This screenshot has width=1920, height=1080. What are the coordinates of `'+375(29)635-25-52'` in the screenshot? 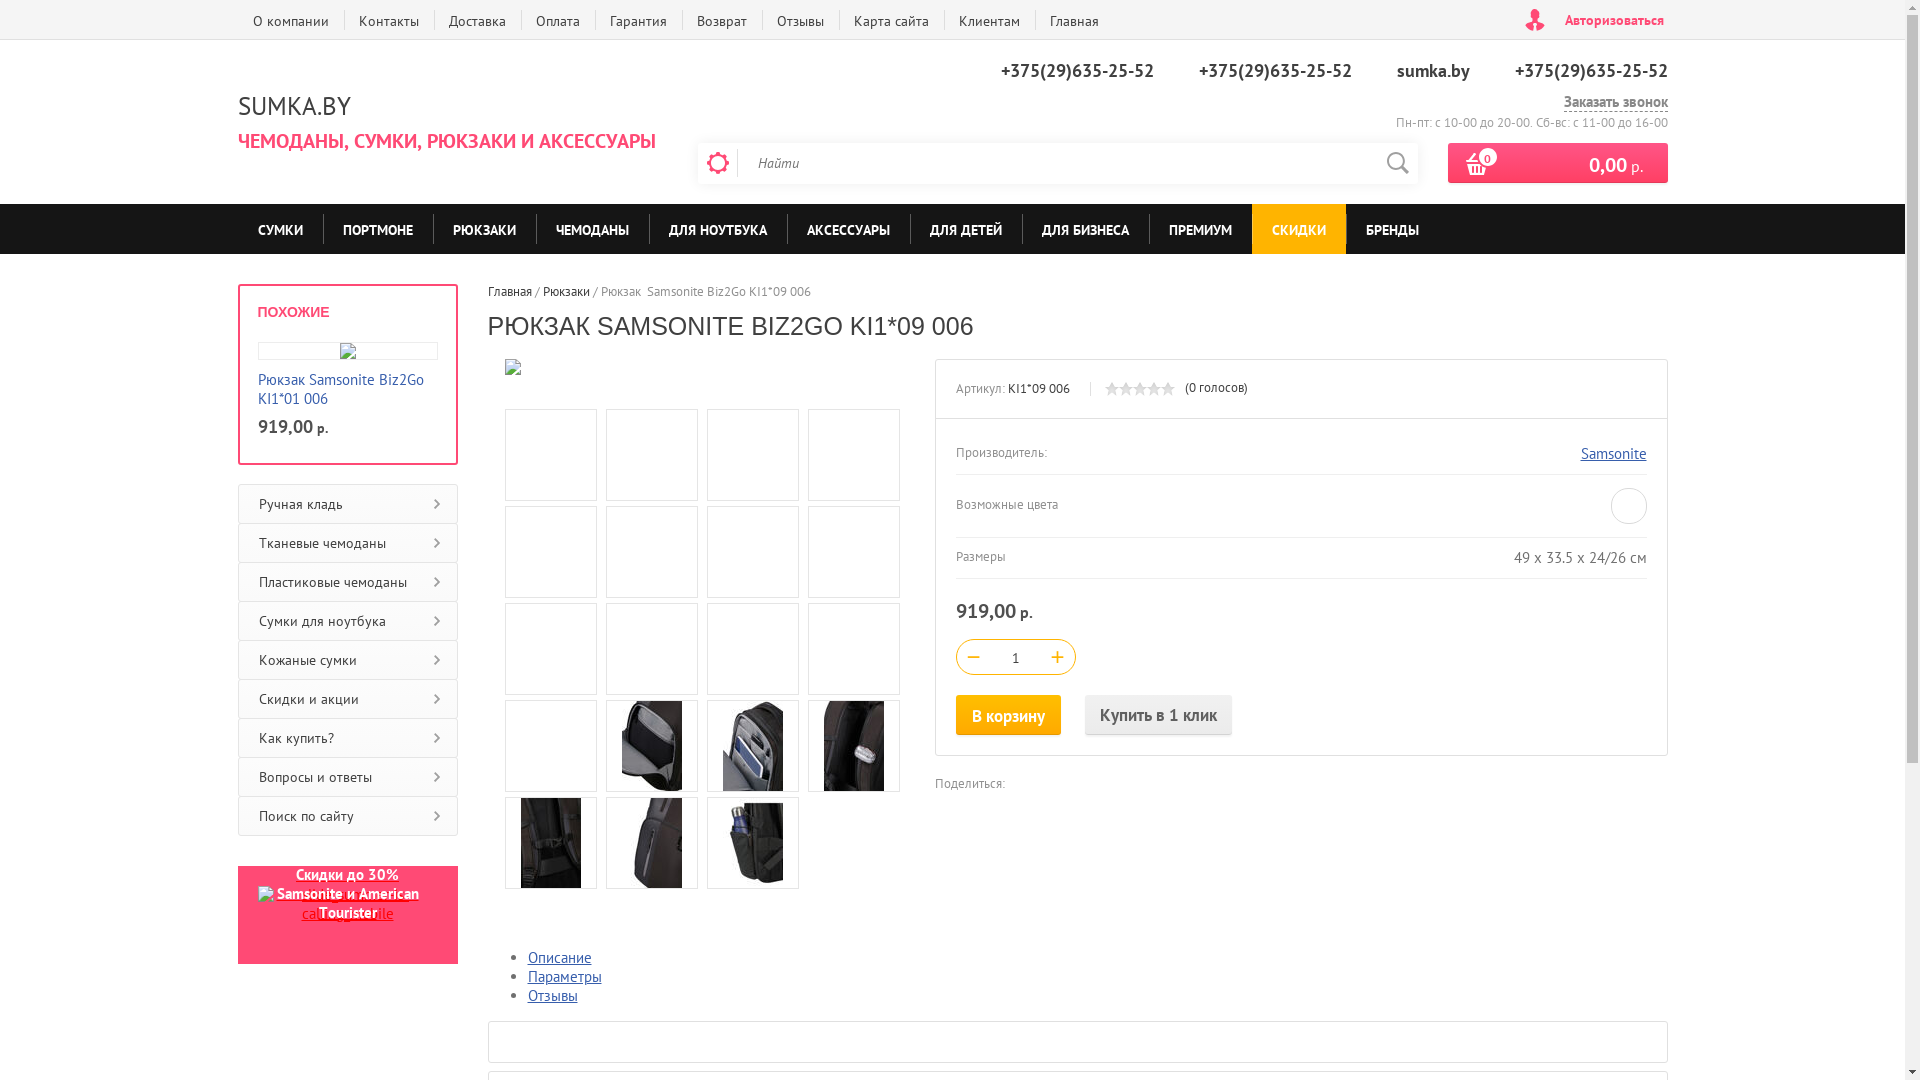 It's located at (1273, 69).